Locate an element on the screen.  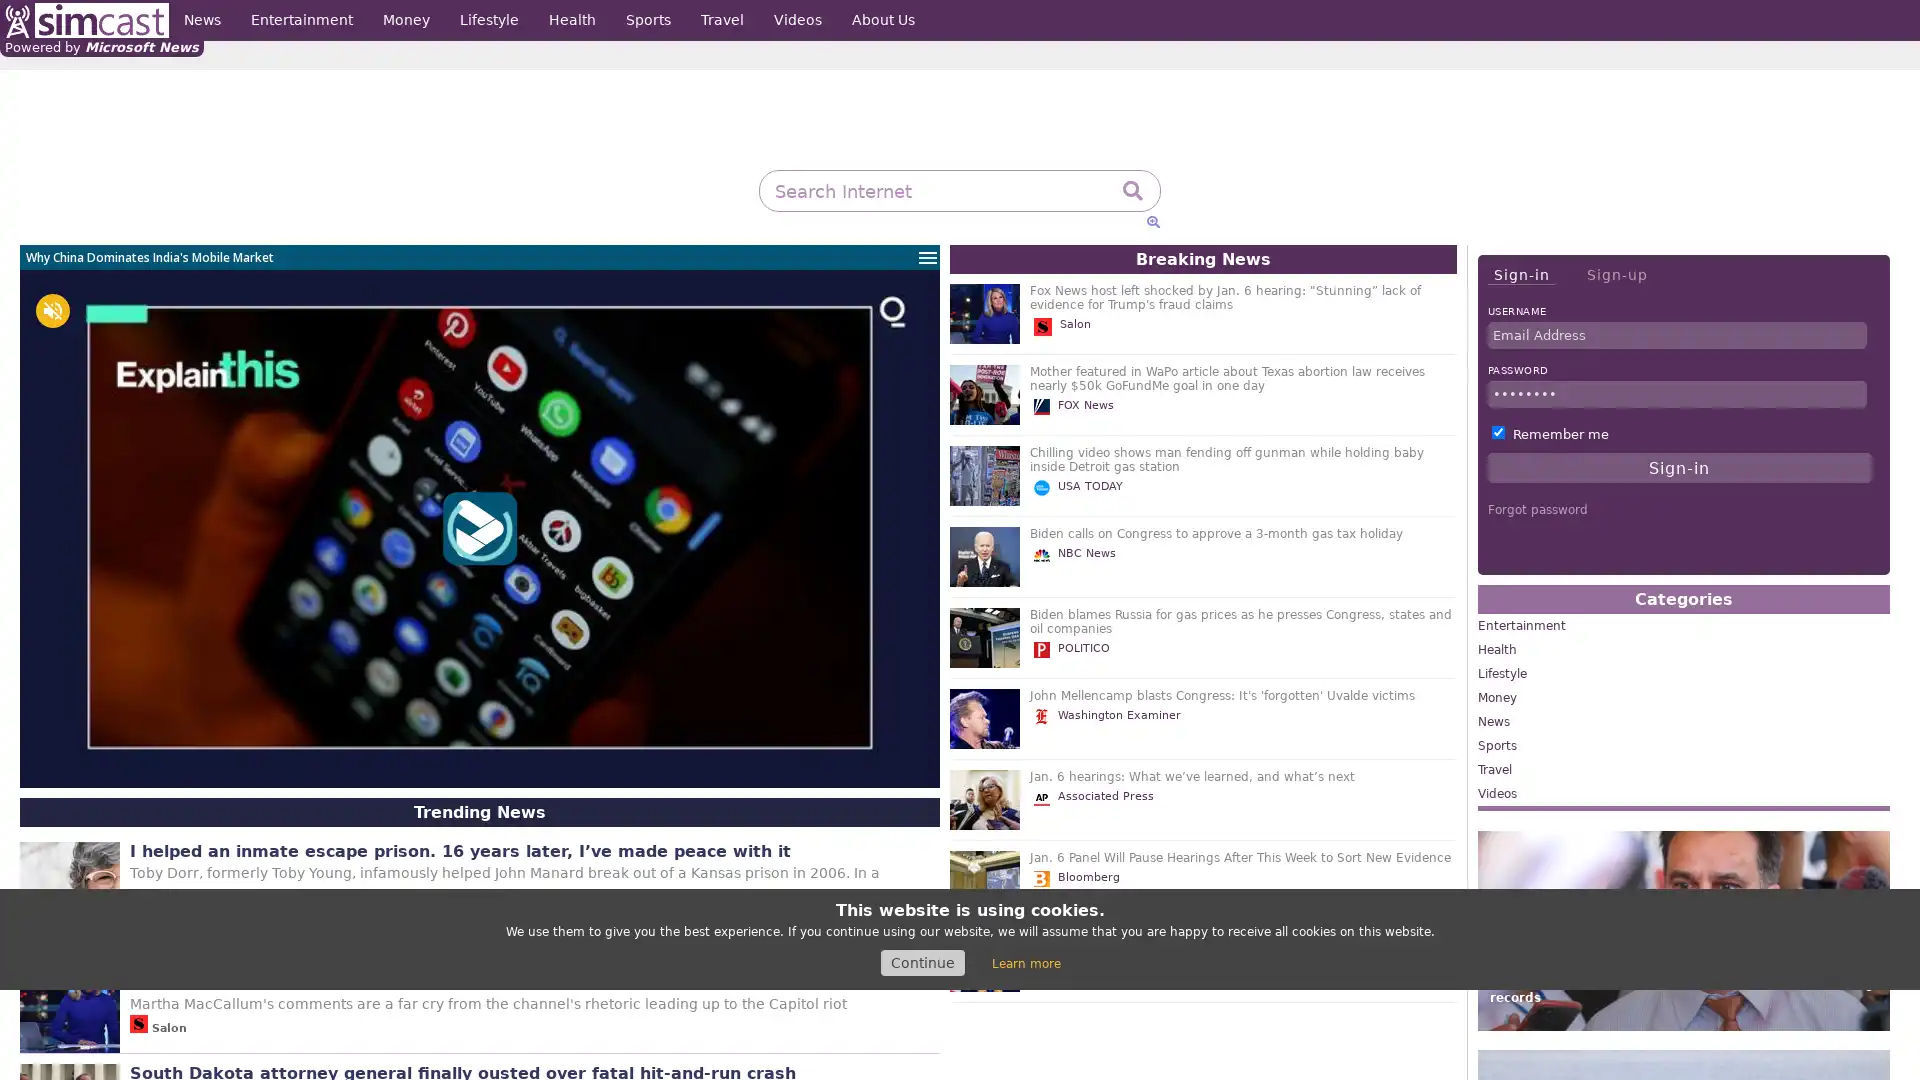
Sign-in is located at coordinates (1520, 275).